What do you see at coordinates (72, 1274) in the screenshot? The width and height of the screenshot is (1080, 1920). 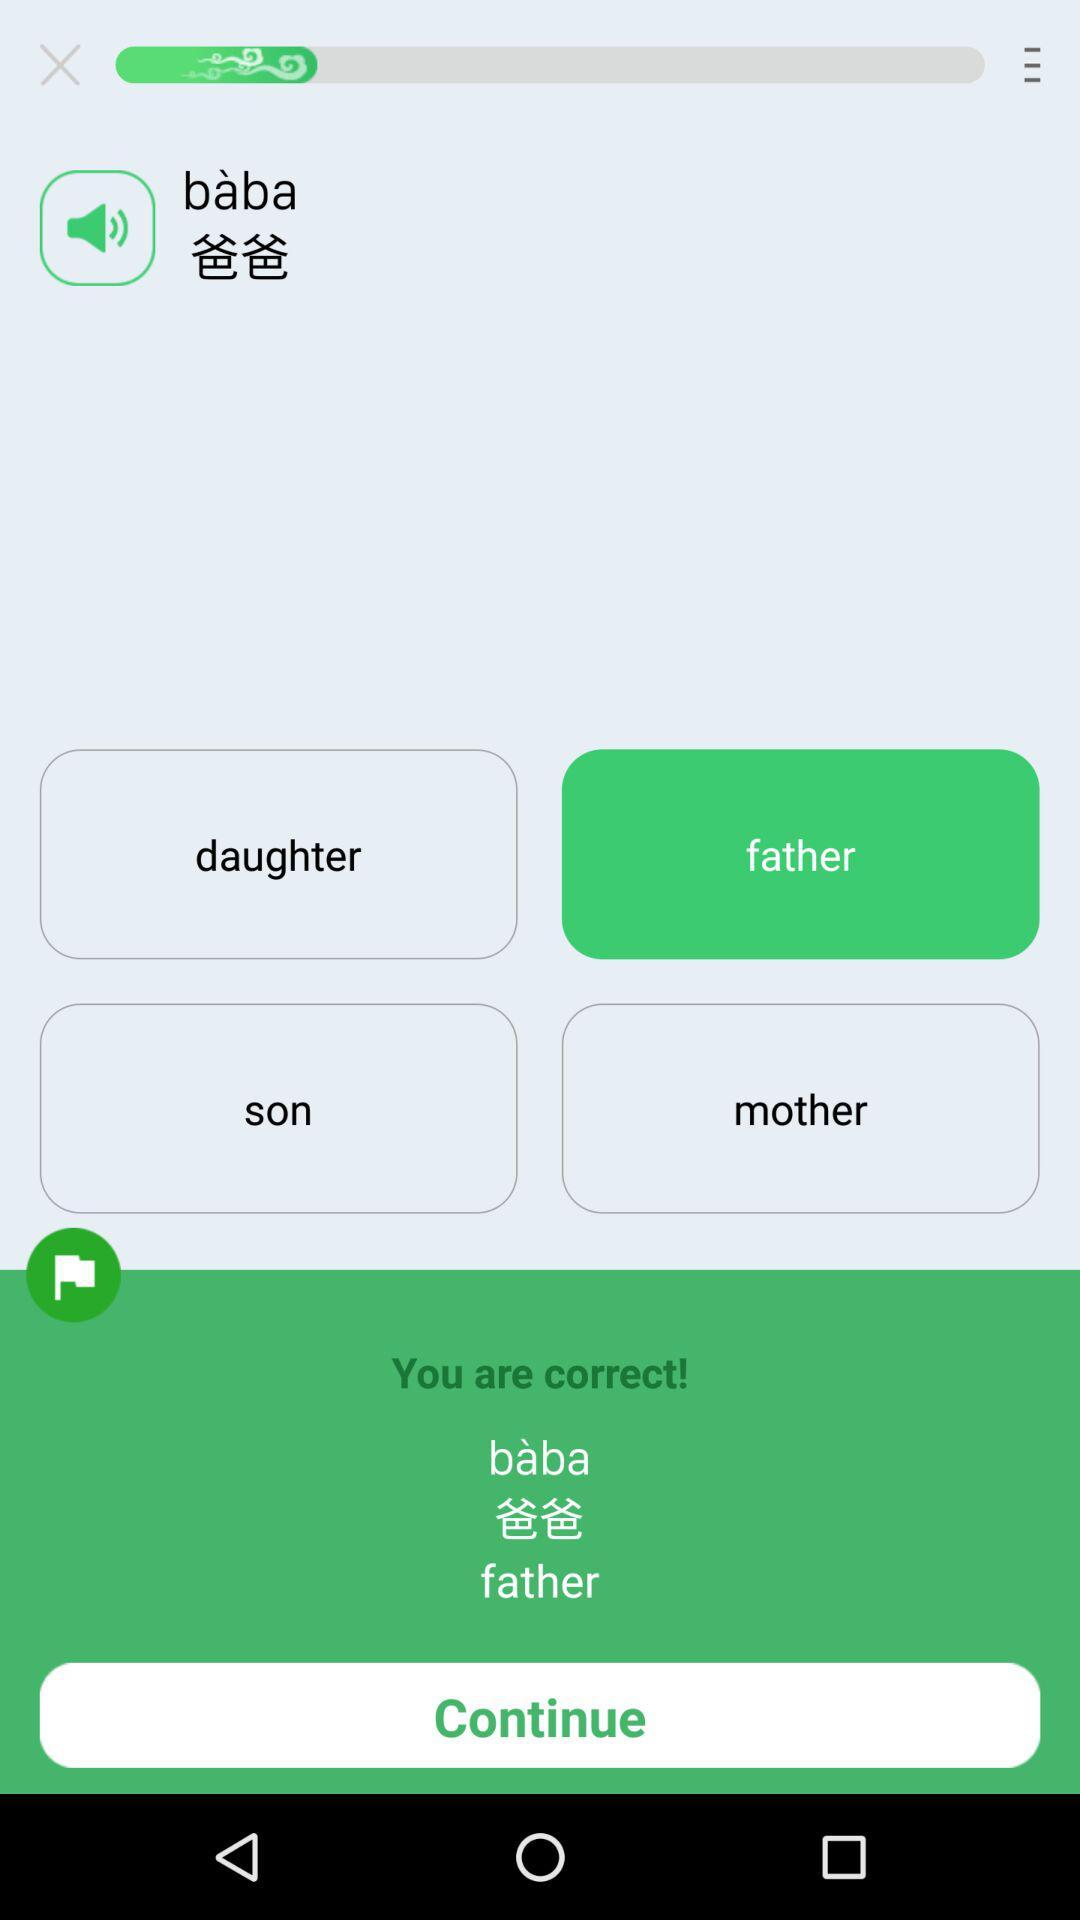 I see `flag` at bounding box center [72, 1274].